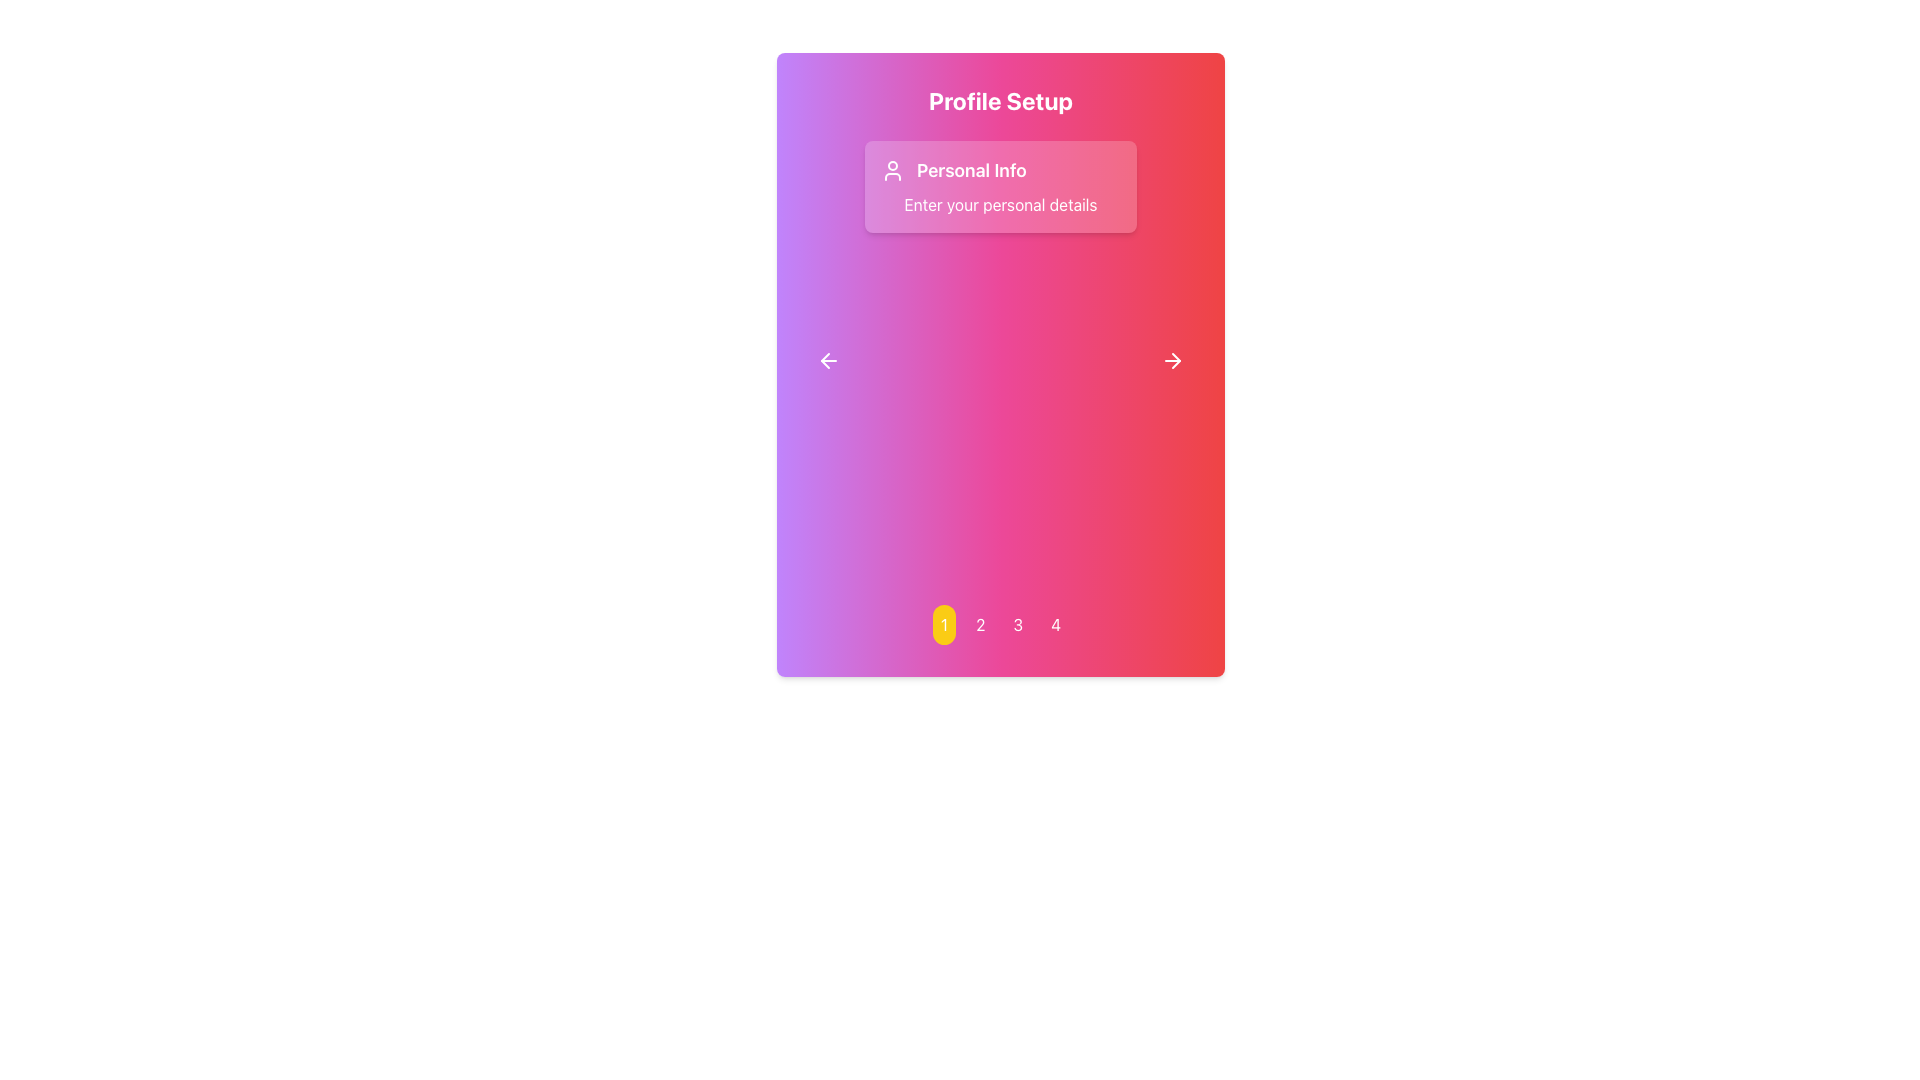 The width and height of the screenshot is (1920, 1080). What do you see at coordinates (829, 361) in the screenshot?
I see `the navigational button located within the 'Profile Setup' group to proceed to the previous step in the application` at bounding box center [829, 361].